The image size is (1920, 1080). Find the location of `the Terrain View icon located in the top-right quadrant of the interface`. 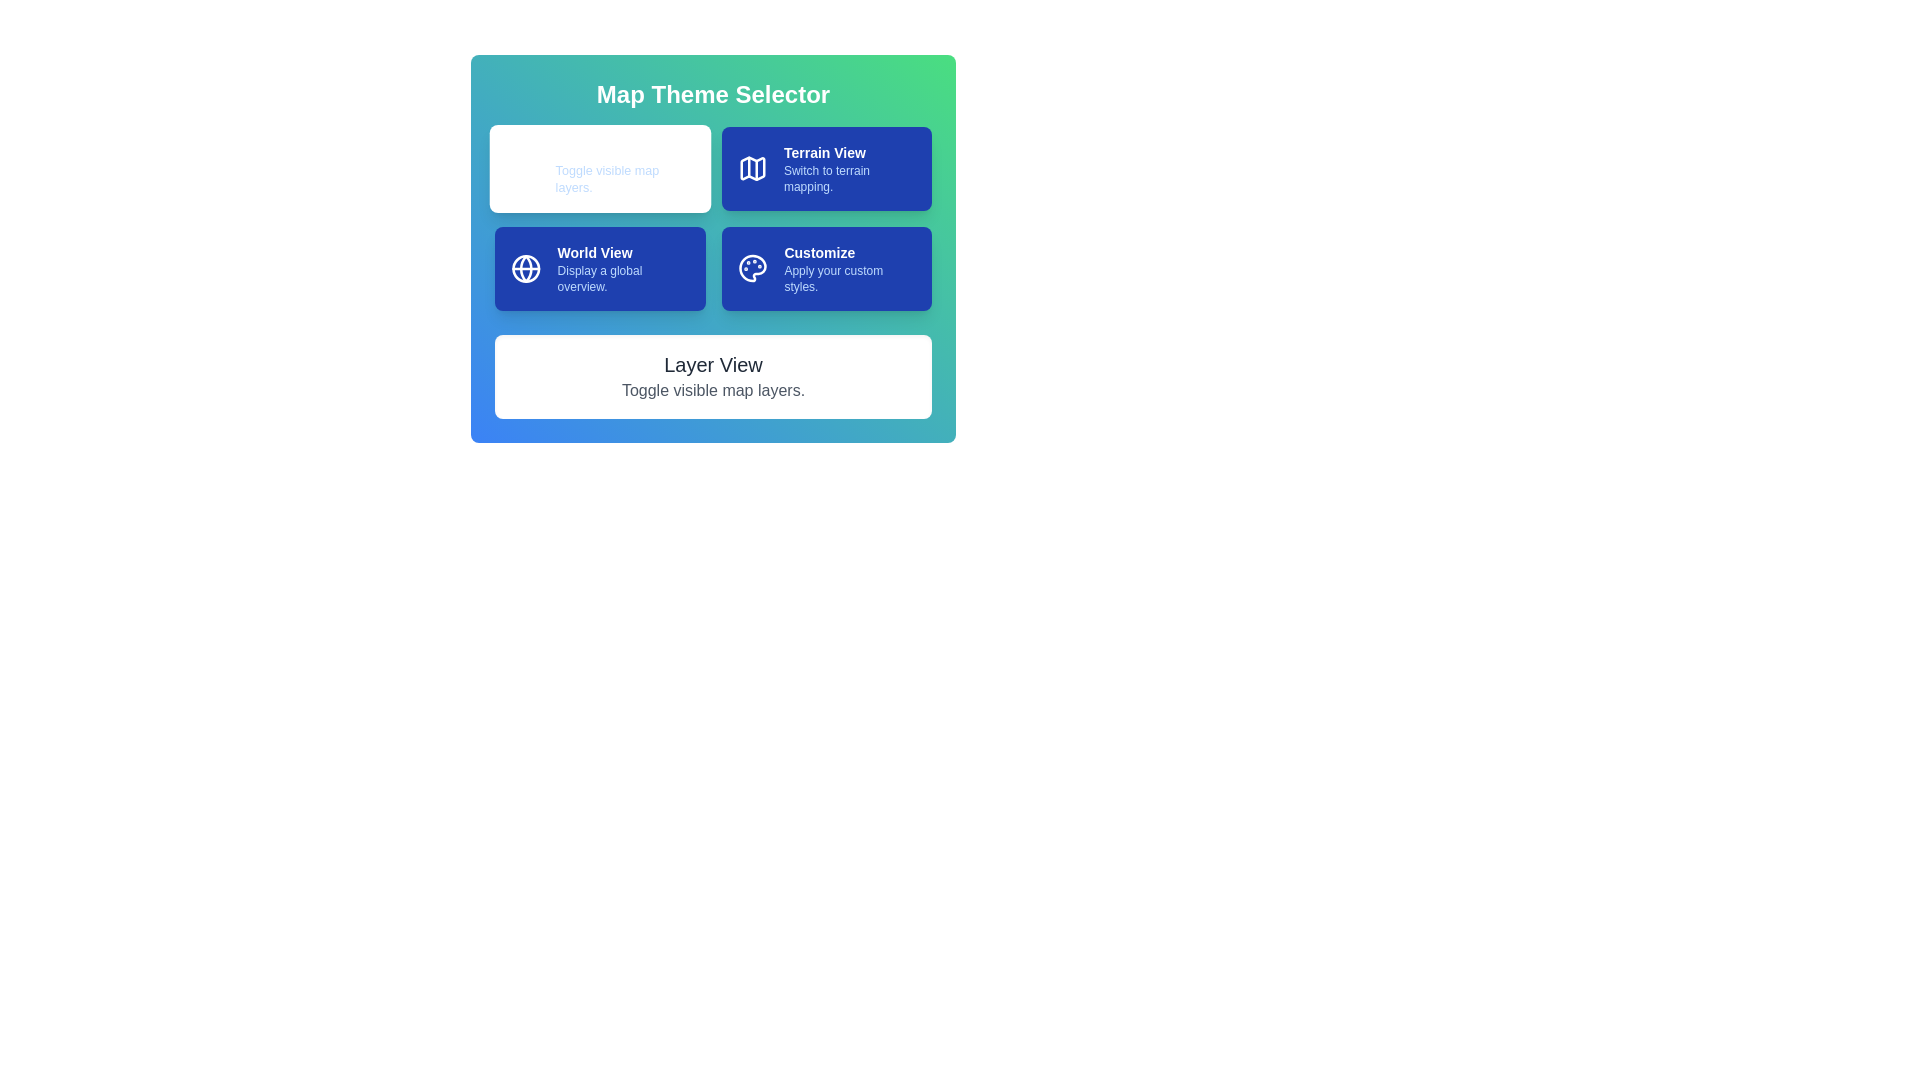

the Terrain View icon located in the top-right quadrant of the interface is located at coordinates (751, 168).